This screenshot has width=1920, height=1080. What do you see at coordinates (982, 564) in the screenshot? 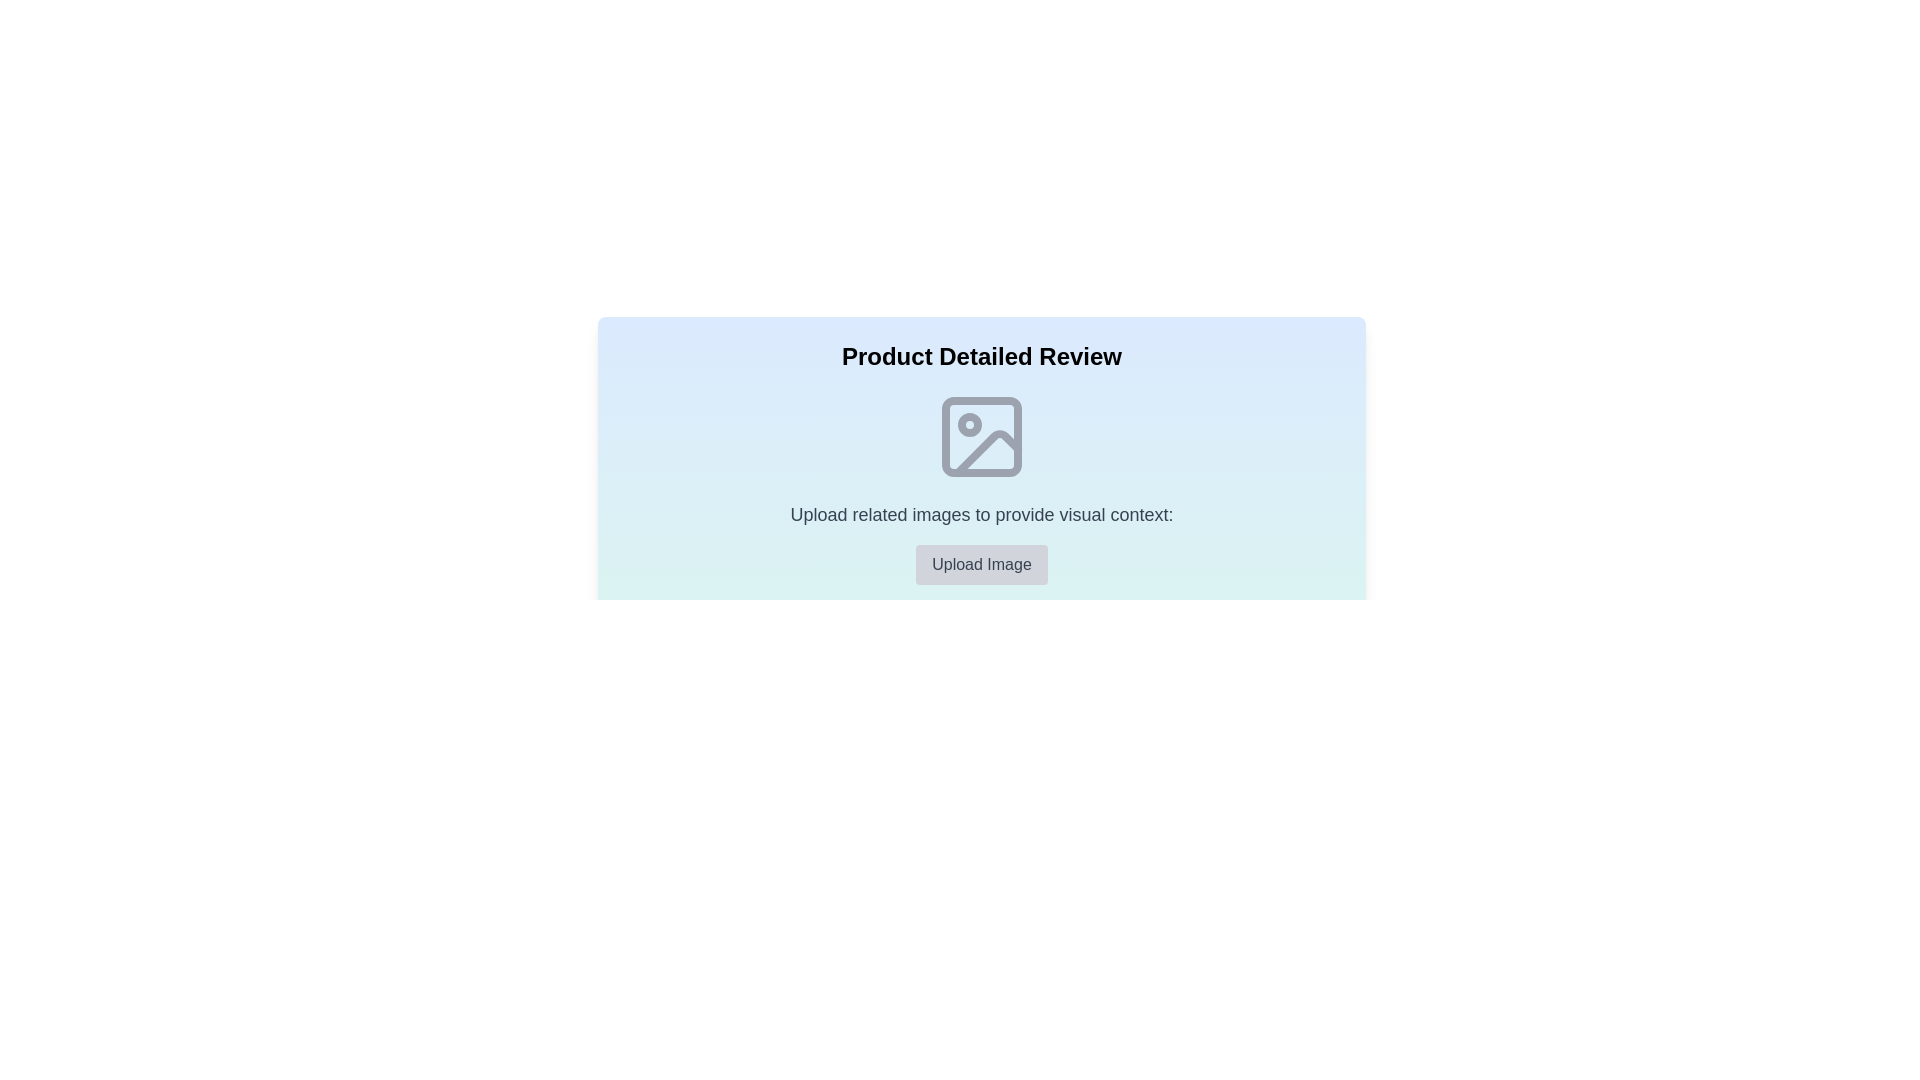
I see `'Upload Image' button to initiate the image upload process` at bounding box center [982, 564].